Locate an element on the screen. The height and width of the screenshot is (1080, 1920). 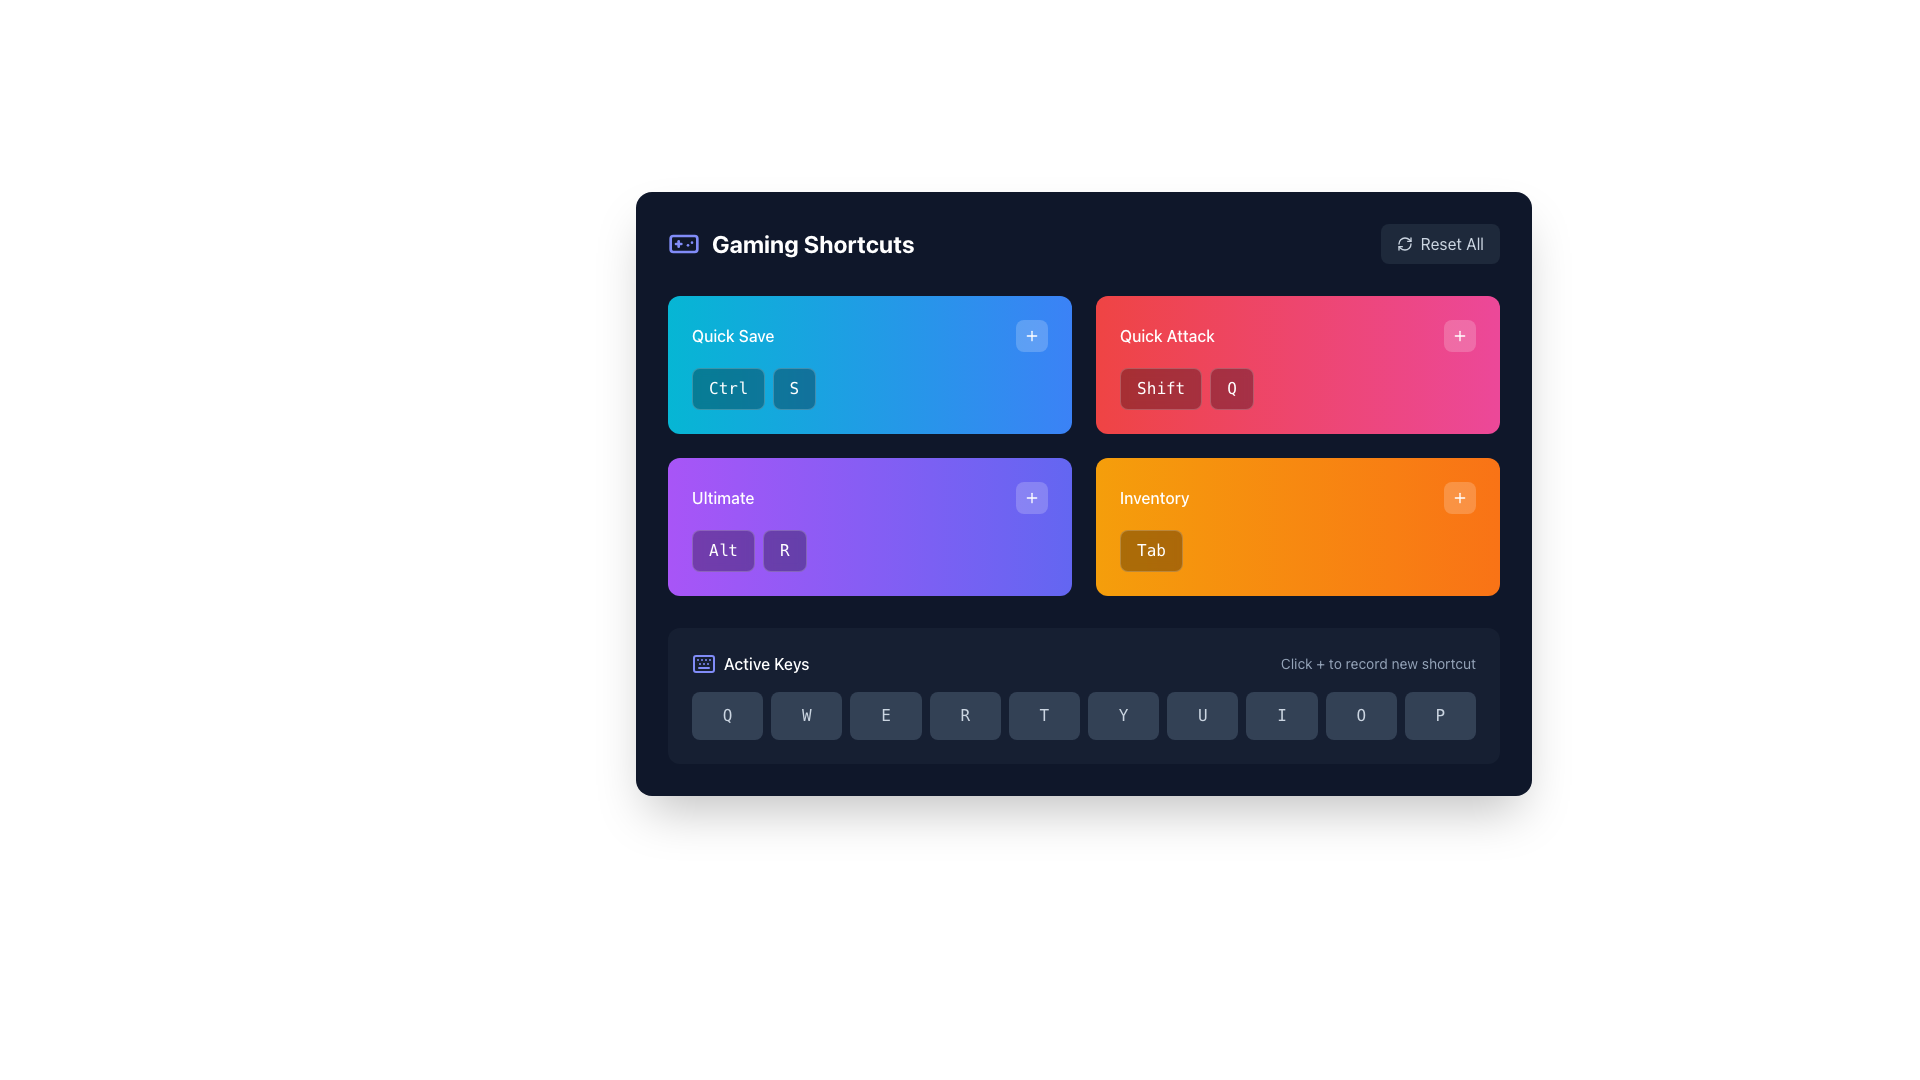
the '+' action button located in the 'Quick Save' section at the top-right corner is located at coordinates (1032, 334).